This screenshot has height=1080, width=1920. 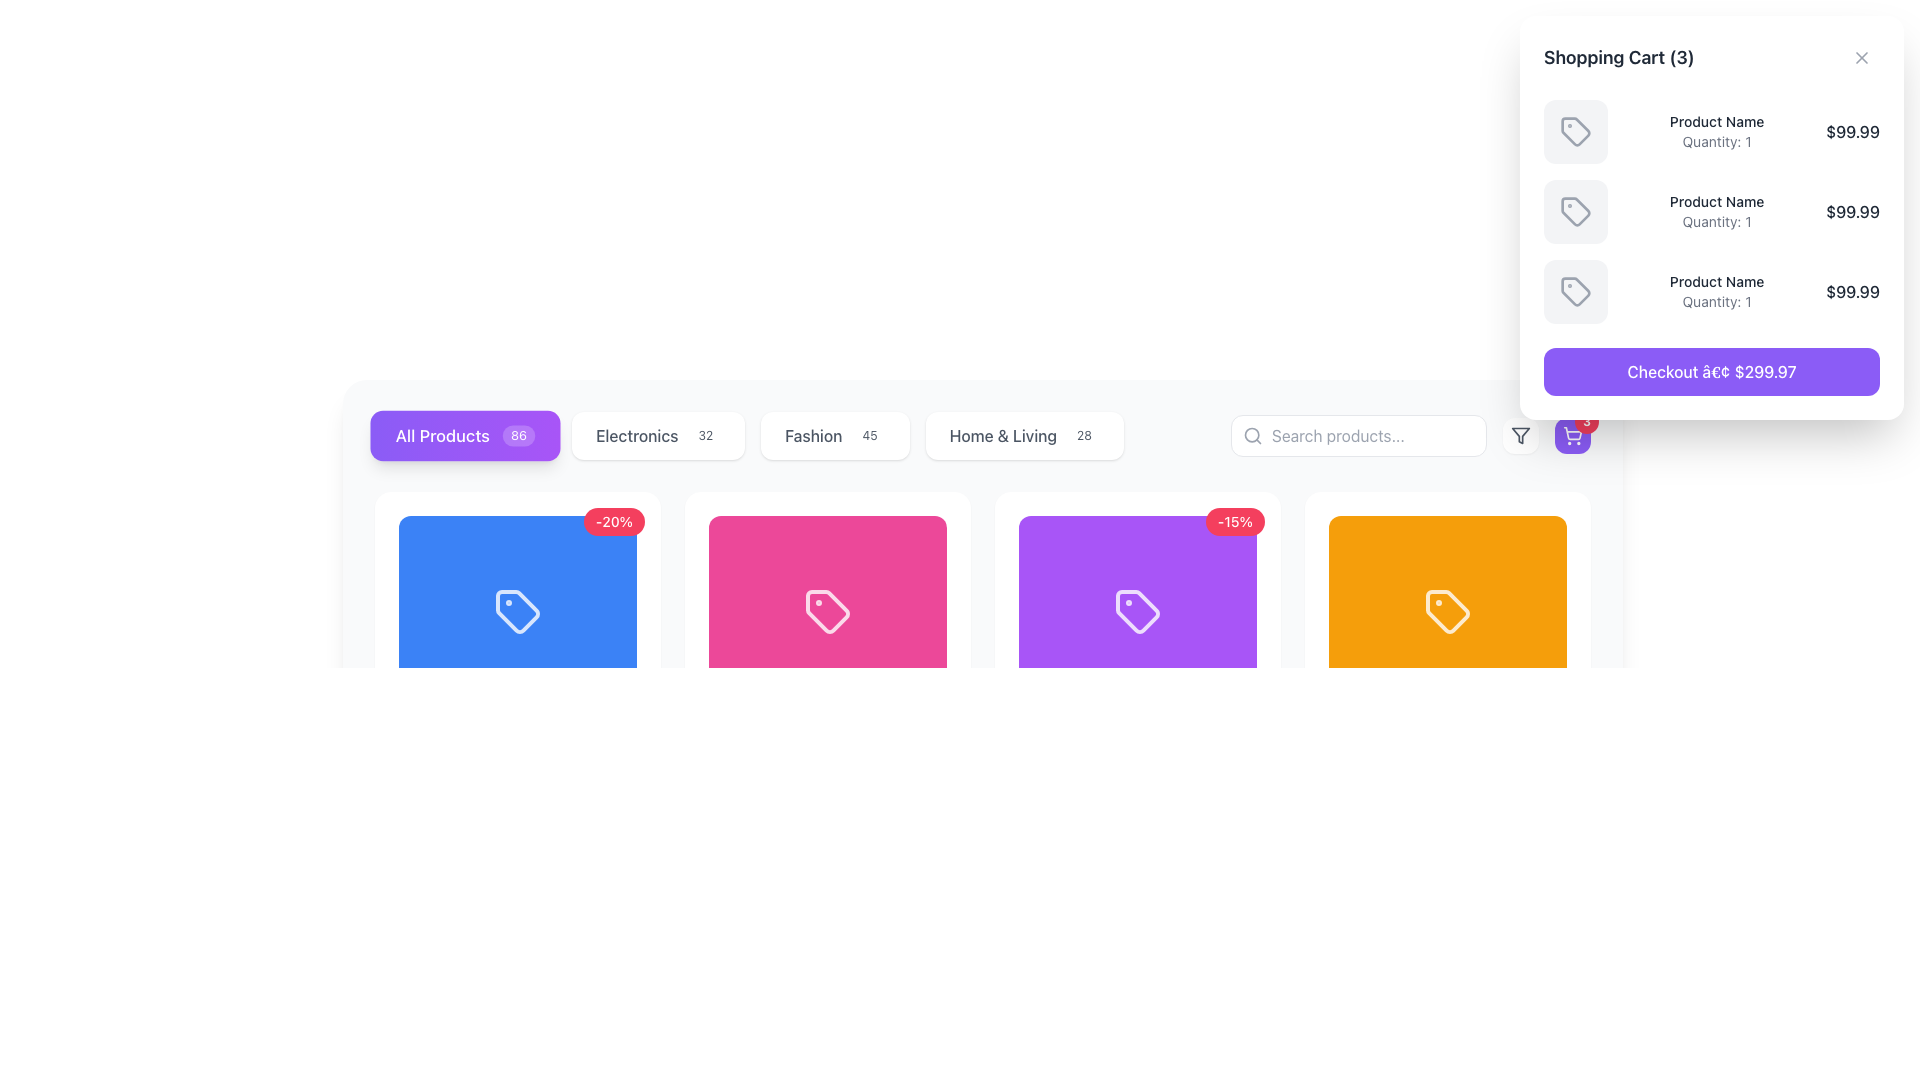 What do you see at coordinates (1861, 56) in the screenshot?
I see `the close ('X') icon button located at the top-right corner of the shopping cart dropdown to observe its color-change effect` at bounding box center [1861, 56].